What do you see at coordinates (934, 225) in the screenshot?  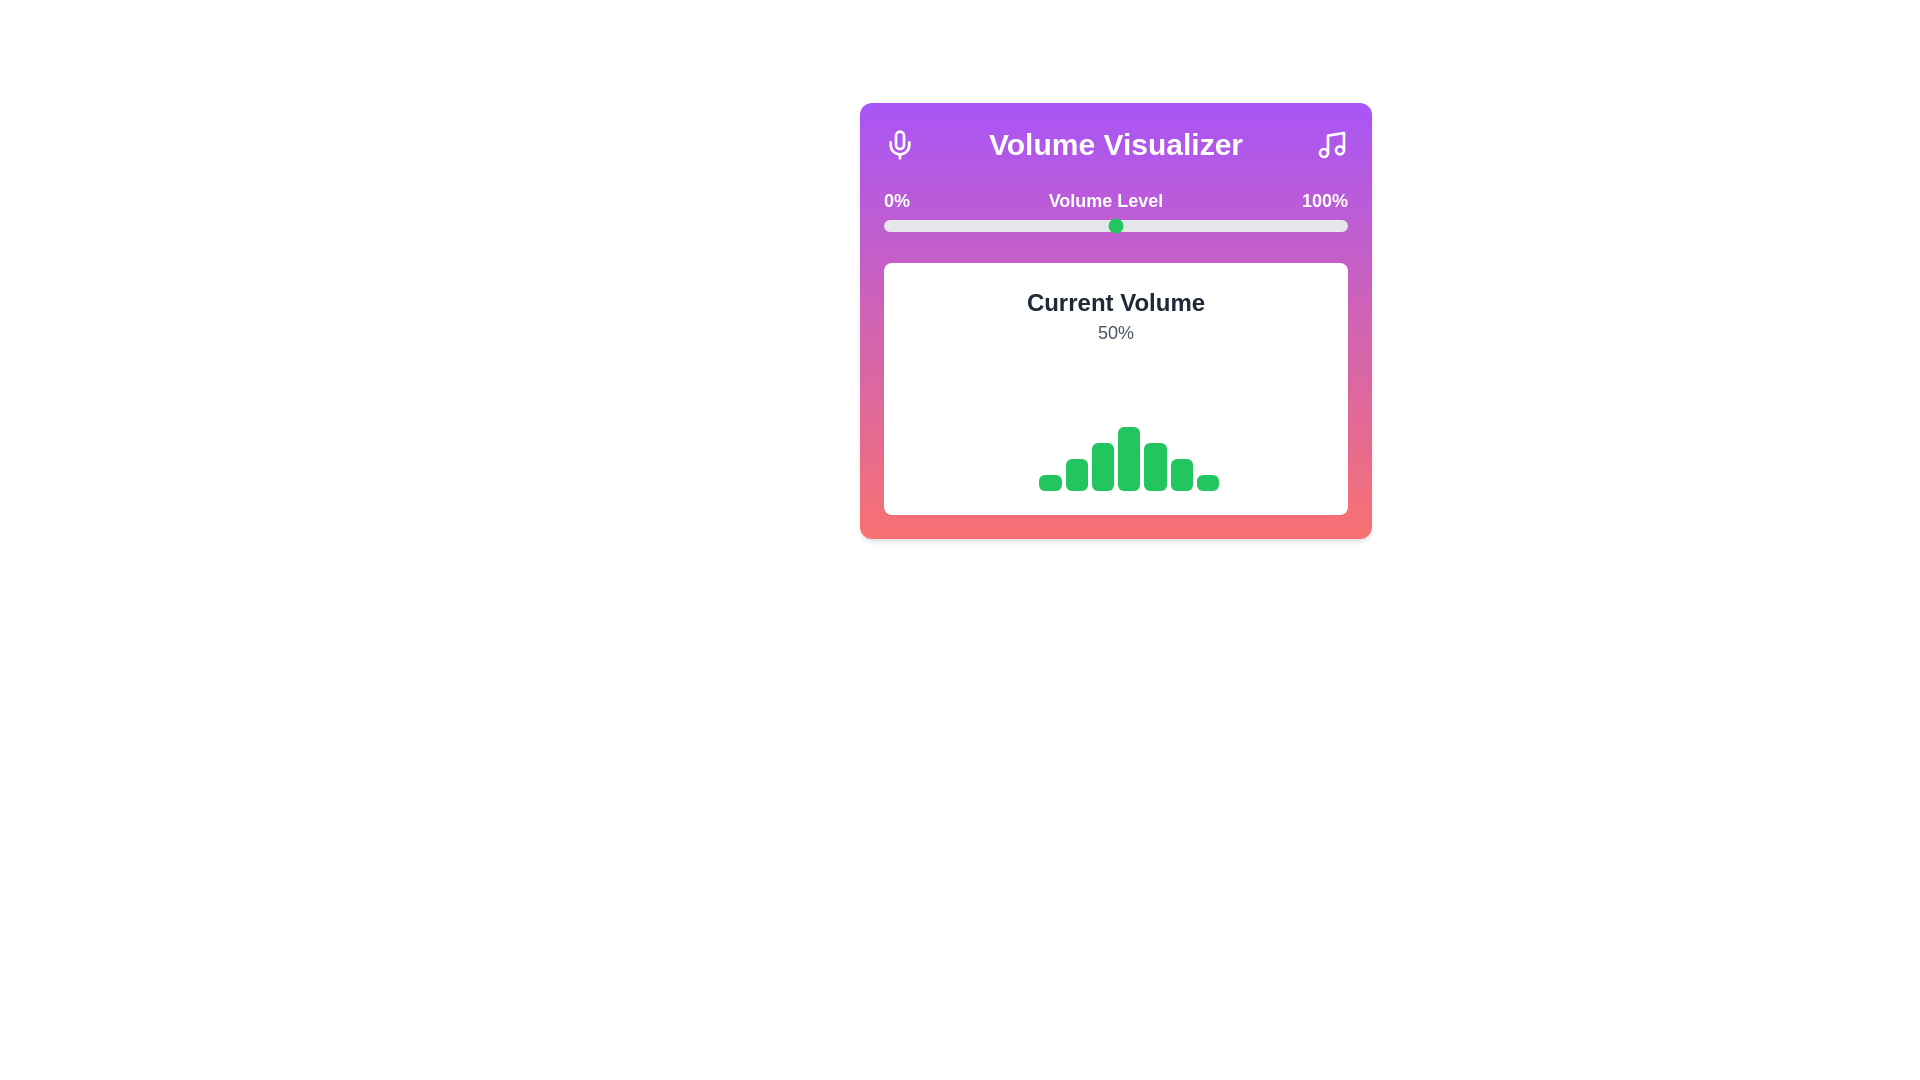 I see `the volume slider to set the volume to 11%` at bounding box center [934, 225].